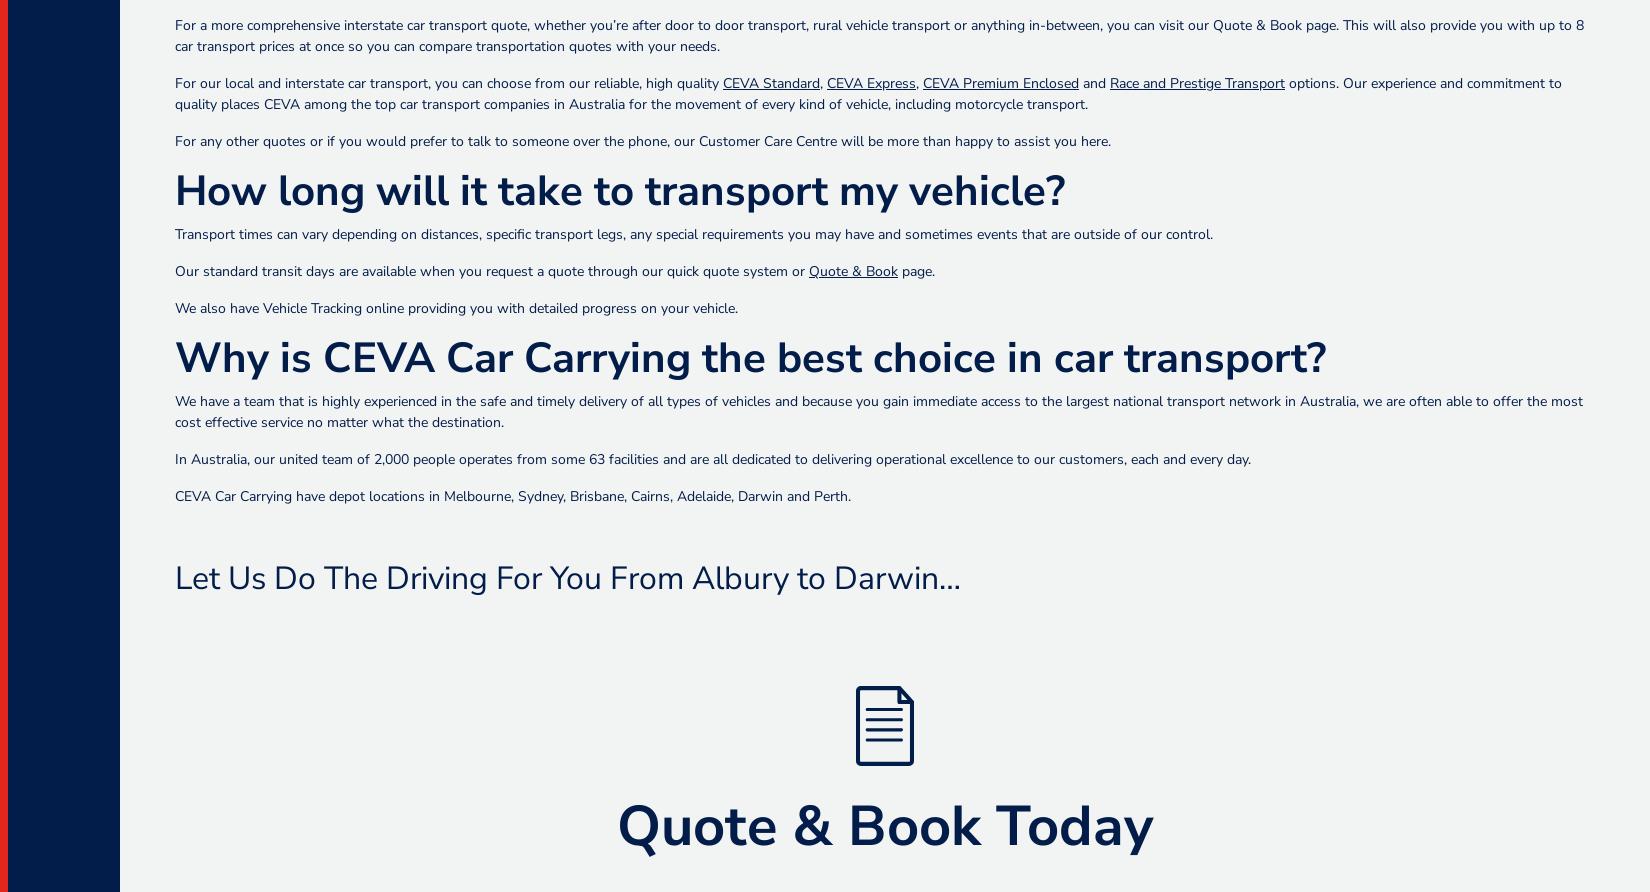  I want to click on 'page. This will also provide you with up to 8 car transport prices at once so you can compare transportation quotes with your needs.', so click(879, 36).